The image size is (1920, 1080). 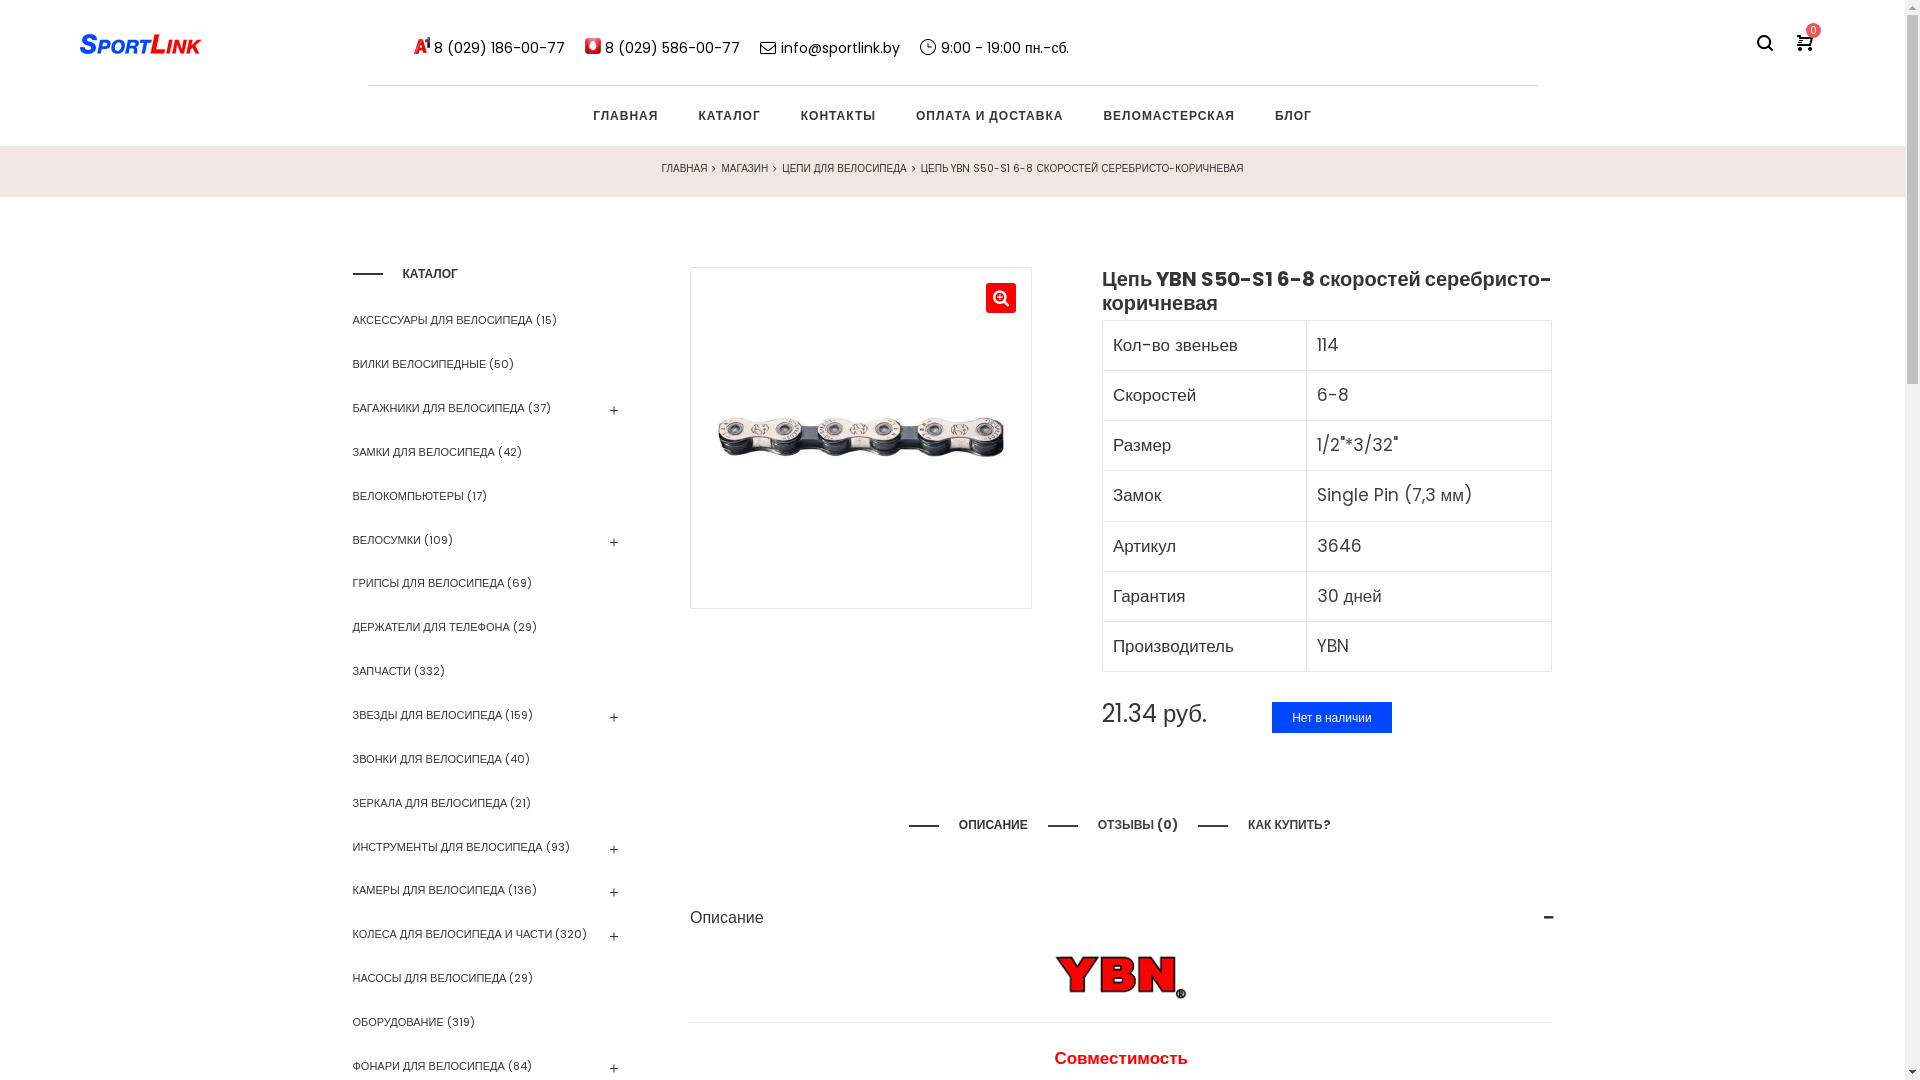 I want to click on '0', so click(x=1804, y=42).